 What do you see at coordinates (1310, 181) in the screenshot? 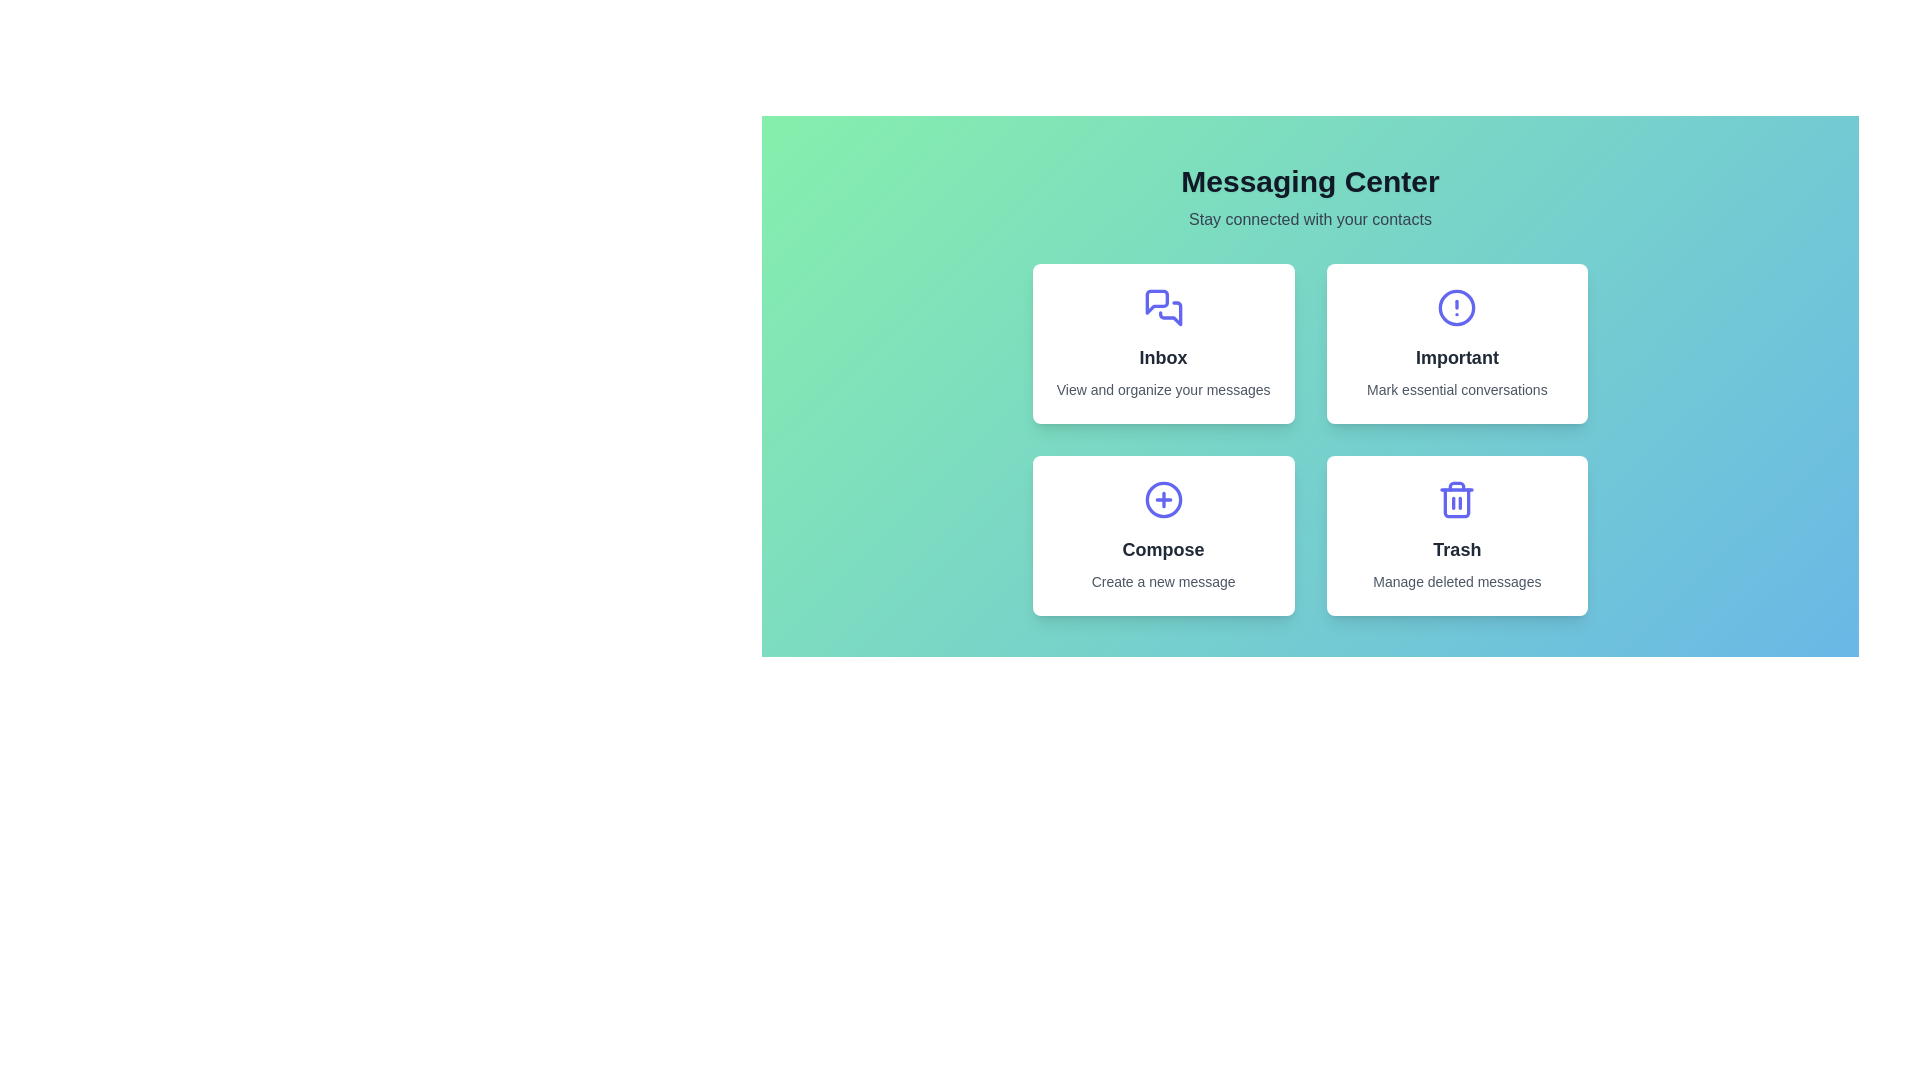
I see `the main title text label that serves as the header for the page, positioned above the subtitle 'Stay connected with your contacts'` at bounding box center [1310, 181].